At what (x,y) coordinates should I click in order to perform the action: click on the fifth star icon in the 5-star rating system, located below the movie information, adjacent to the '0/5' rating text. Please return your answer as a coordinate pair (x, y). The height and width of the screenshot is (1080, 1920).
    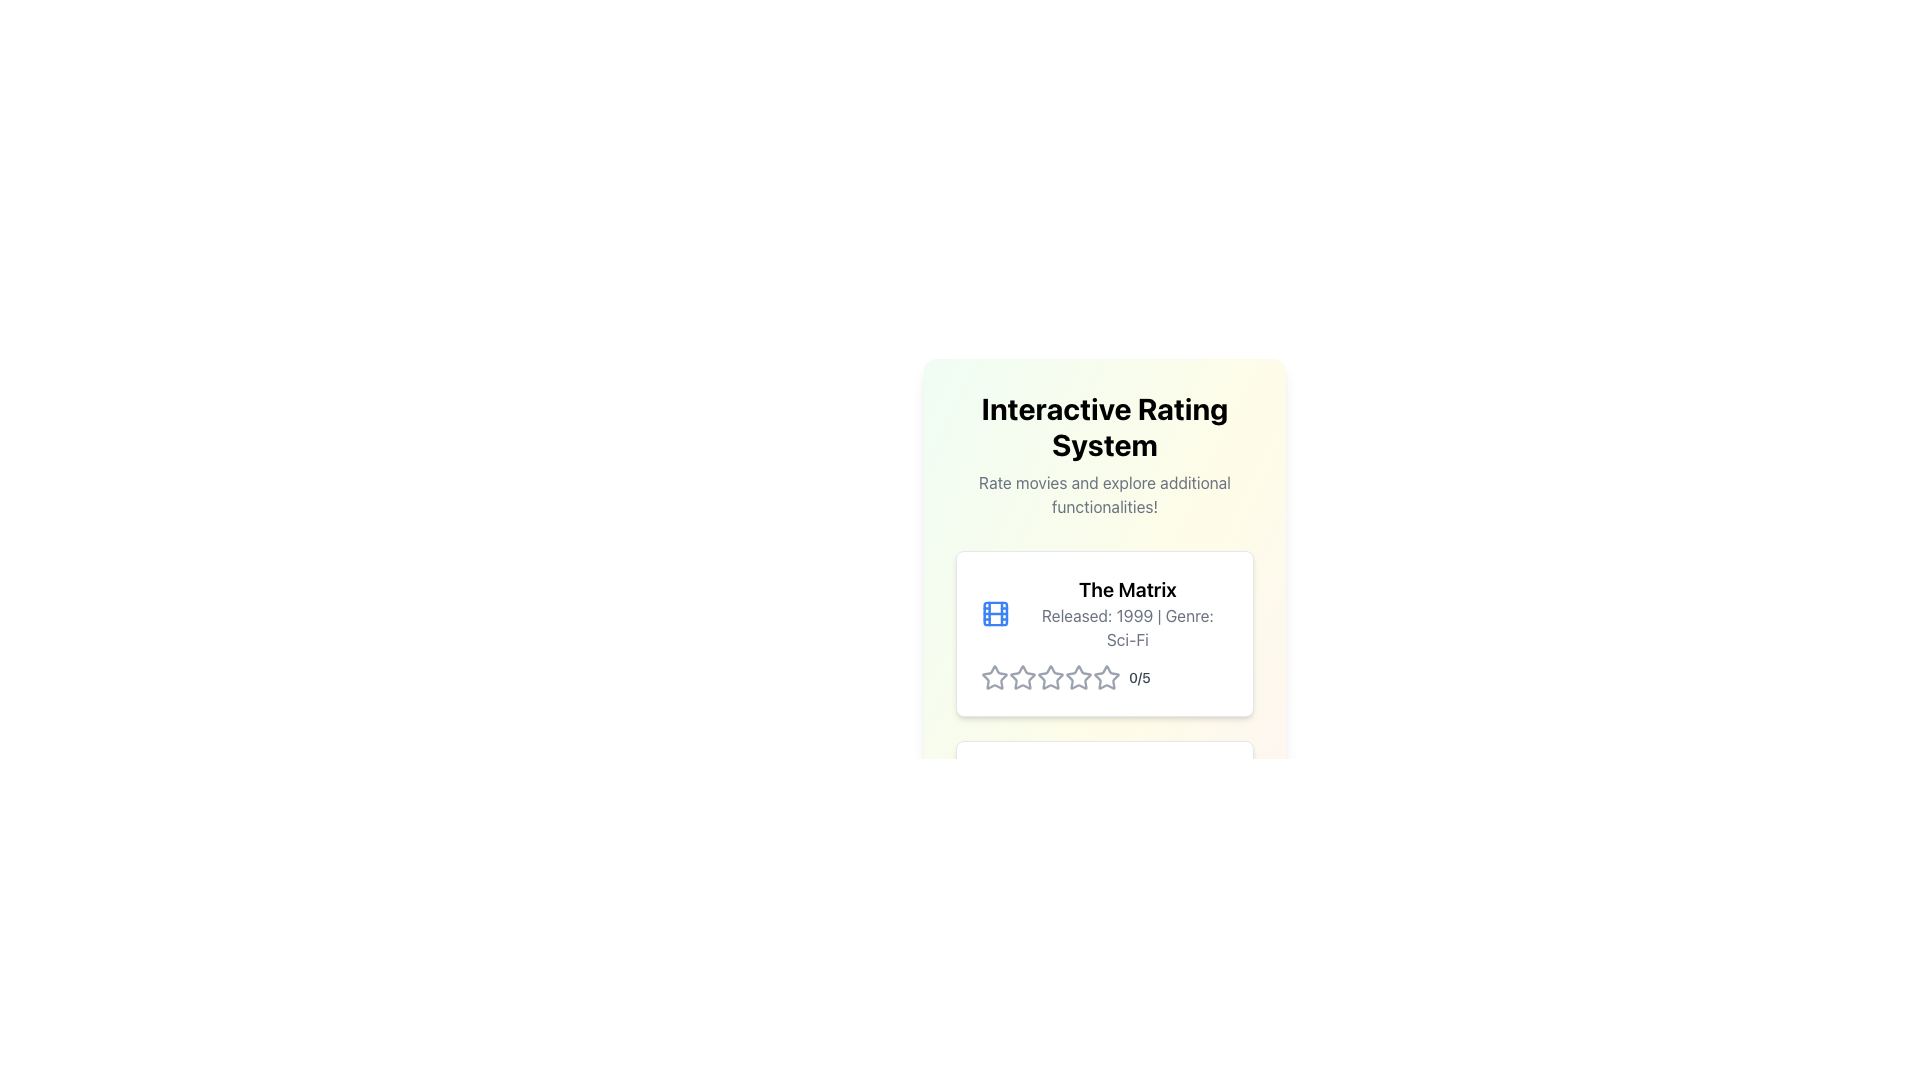
    Looking at the image, I should click on (1106, 677).